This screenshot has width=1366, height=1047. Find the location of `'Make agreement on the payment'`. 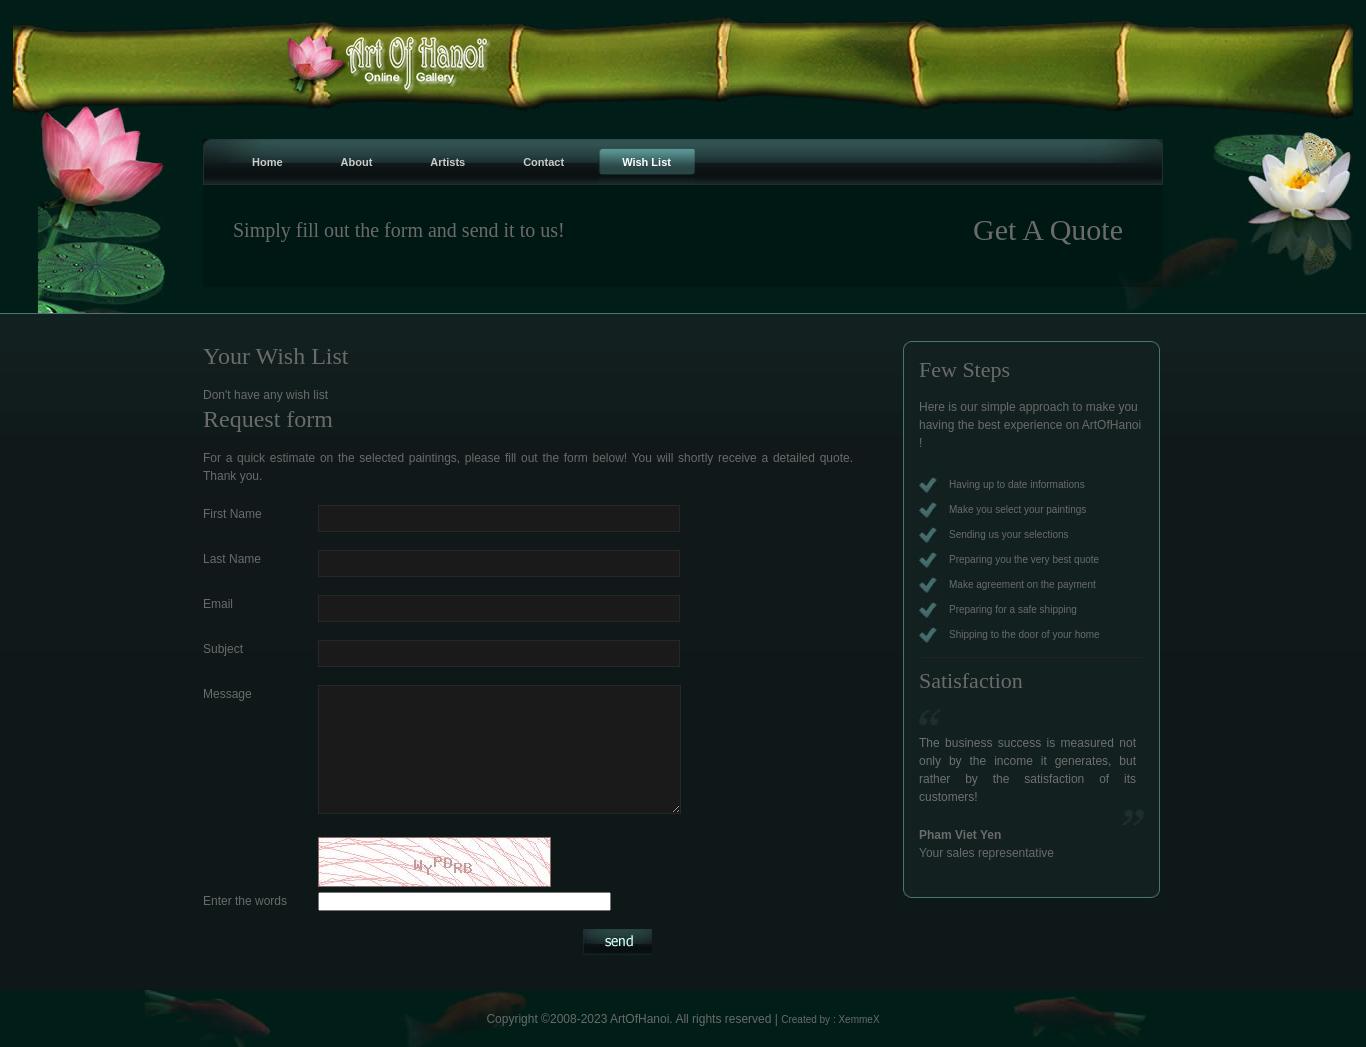

'Make agreement on the payment' is located at coordinates (1022, 583).